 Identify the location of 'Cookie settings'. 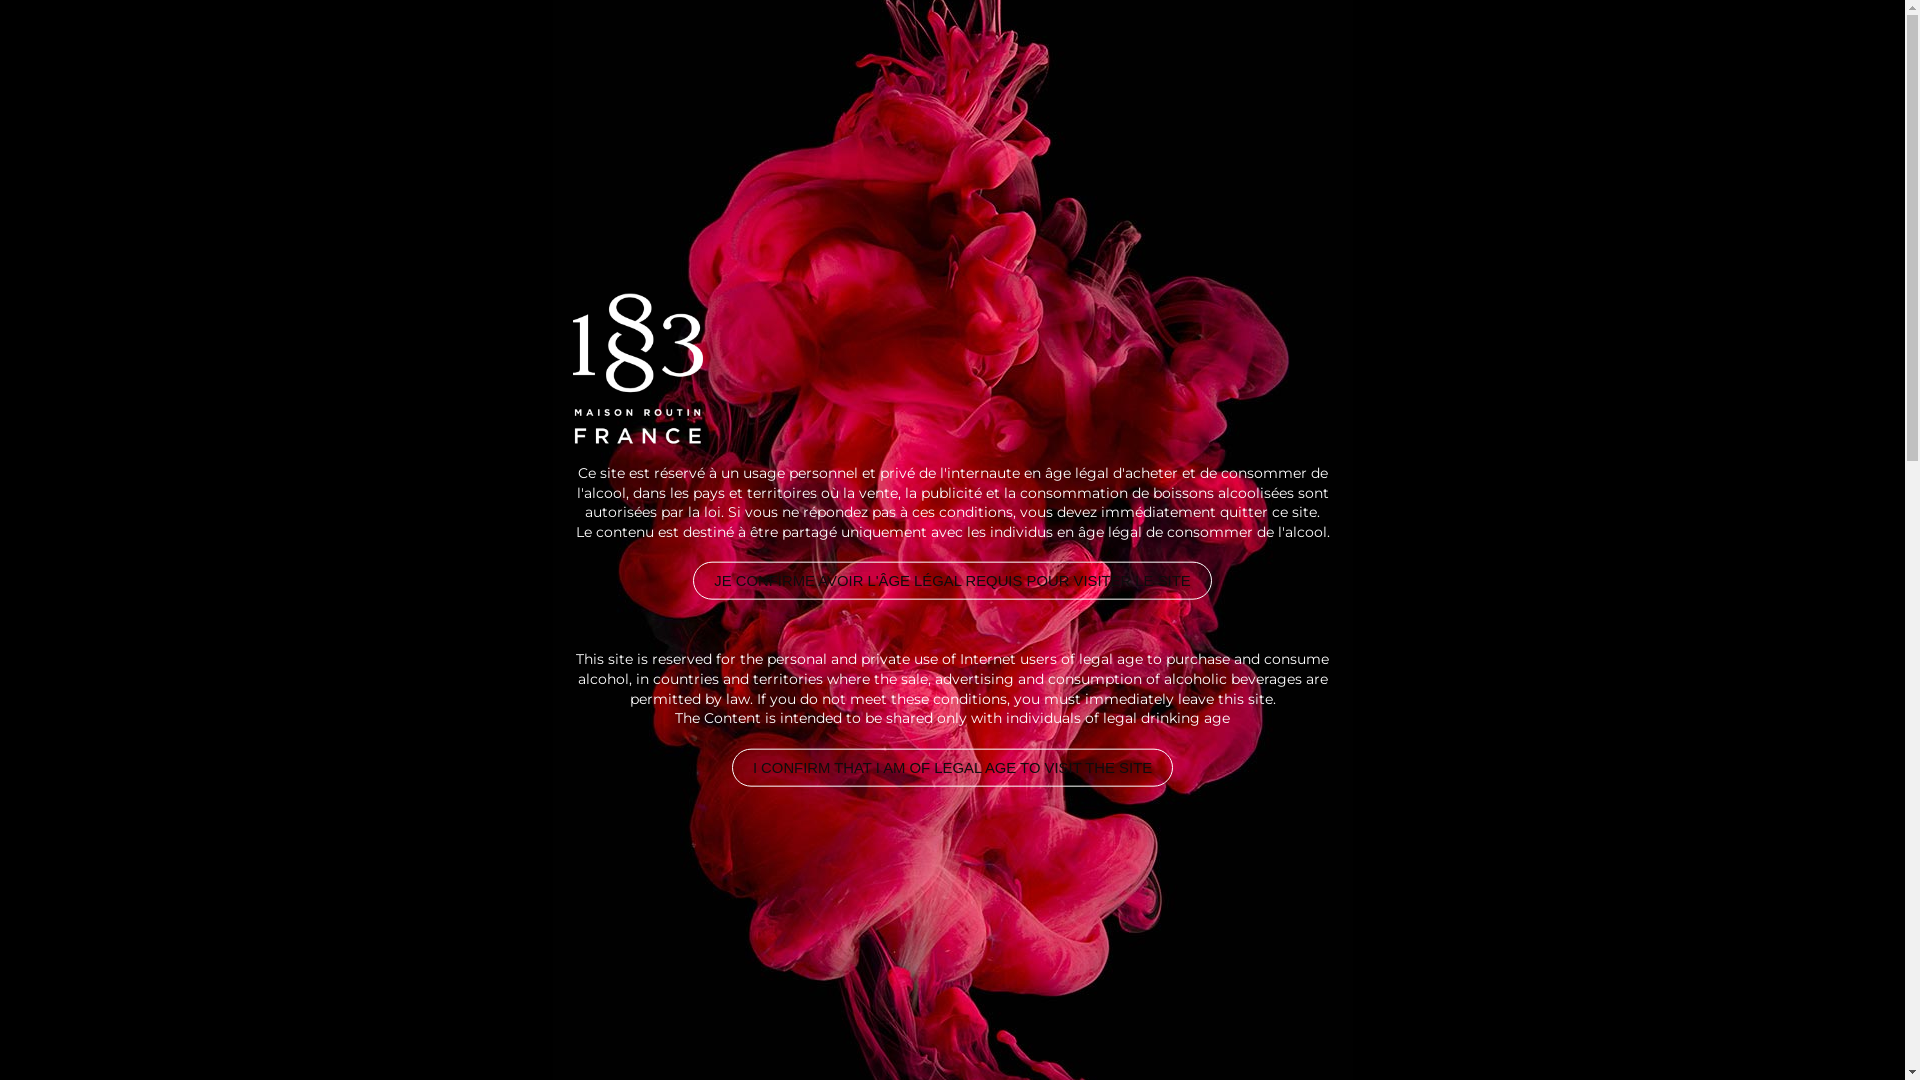
(1732, 1037).